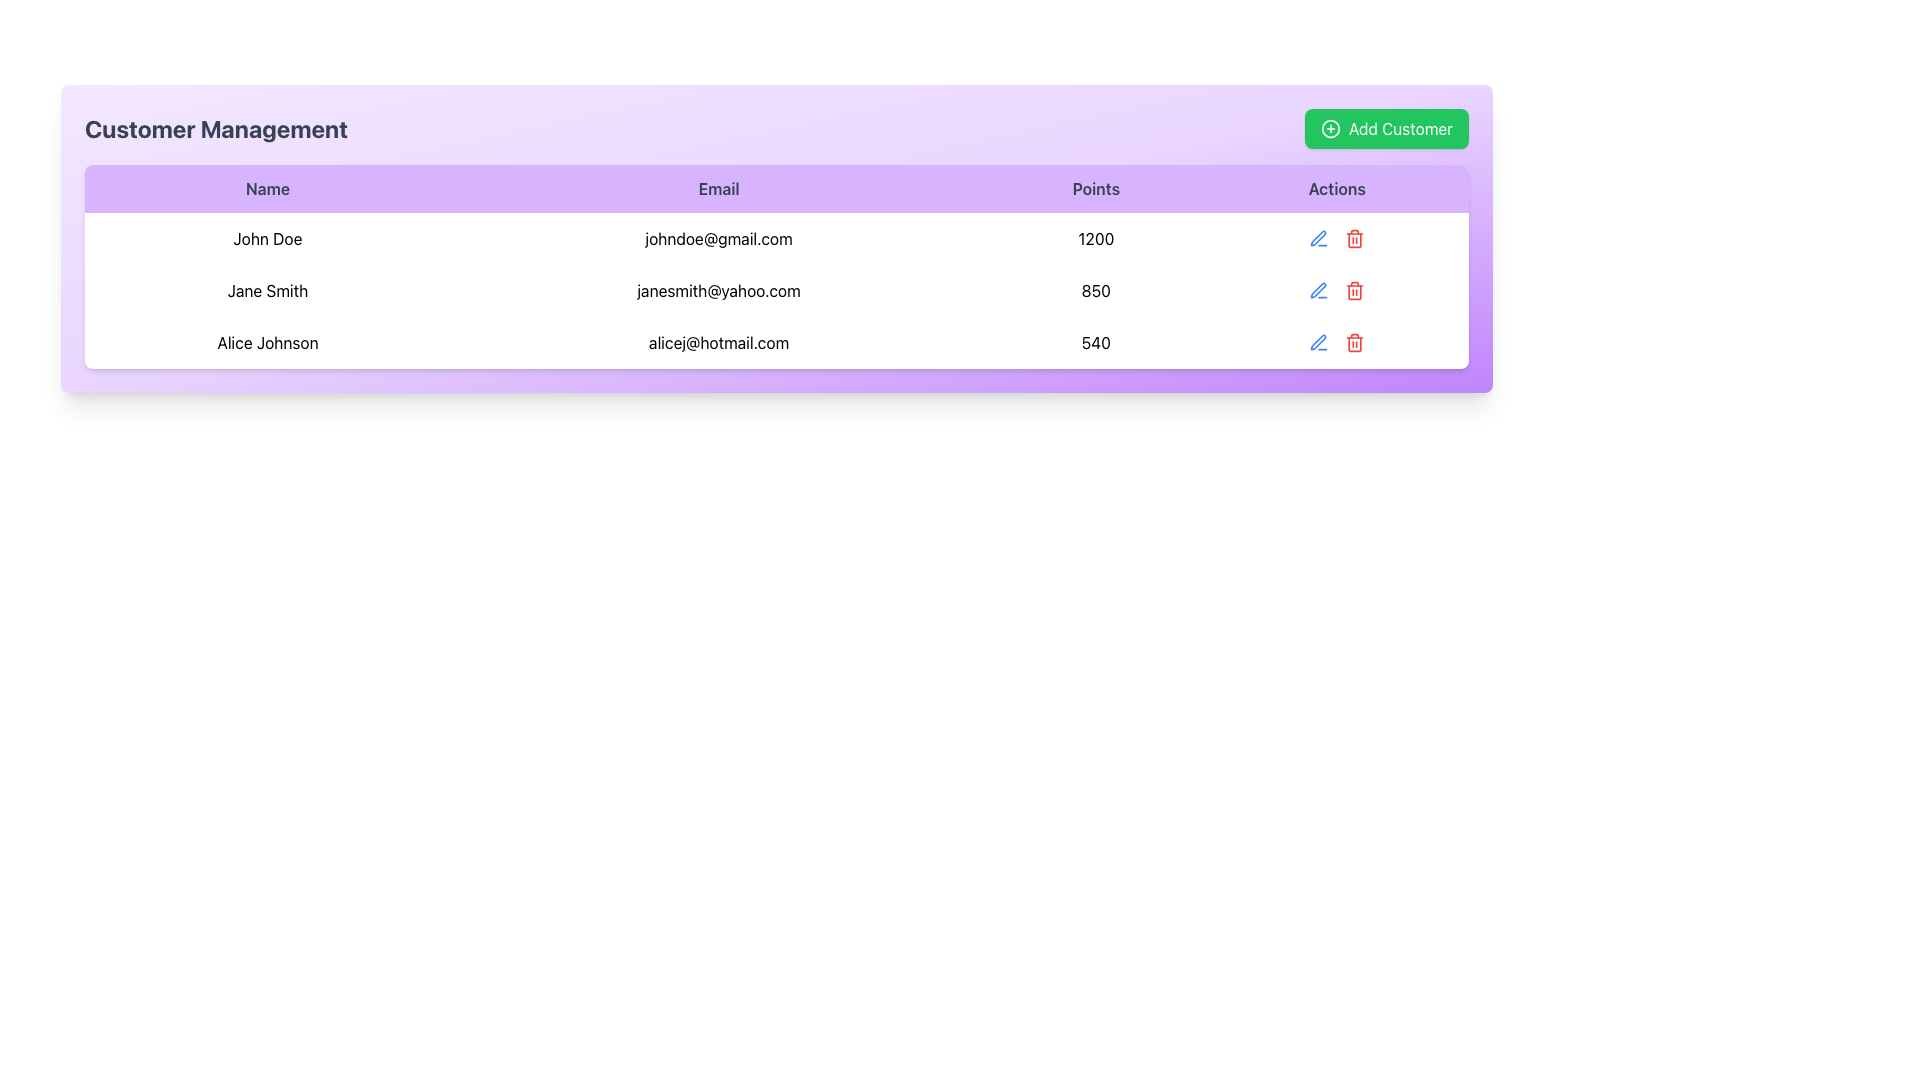  I want to click on the header label for the 'Name' column in the table located at the top left corner of the data table, so click(267, 189).